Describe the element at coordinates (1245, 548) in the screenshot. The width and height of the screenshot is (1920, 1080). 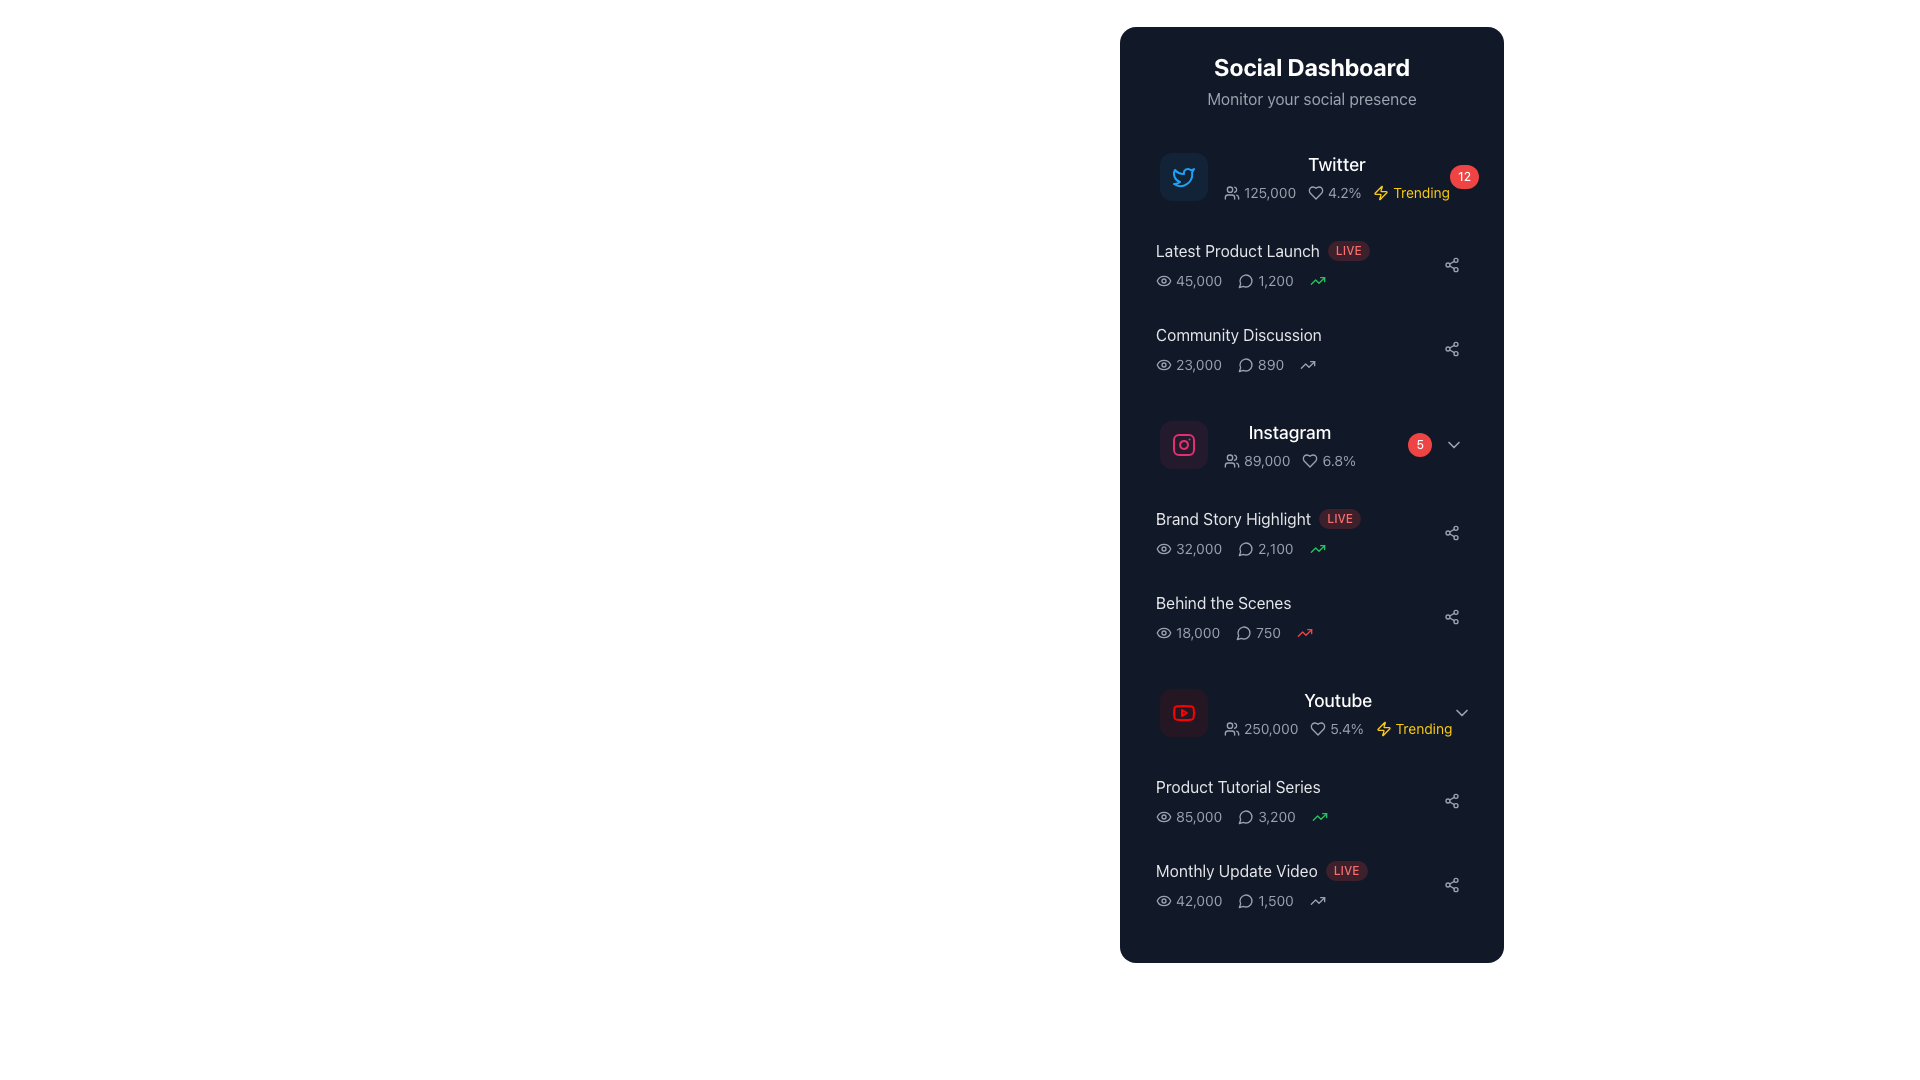
I see `the small circular comment bubble icon located in the 'Brand Story Highlight' section to interact with the related comments or details` at that location.